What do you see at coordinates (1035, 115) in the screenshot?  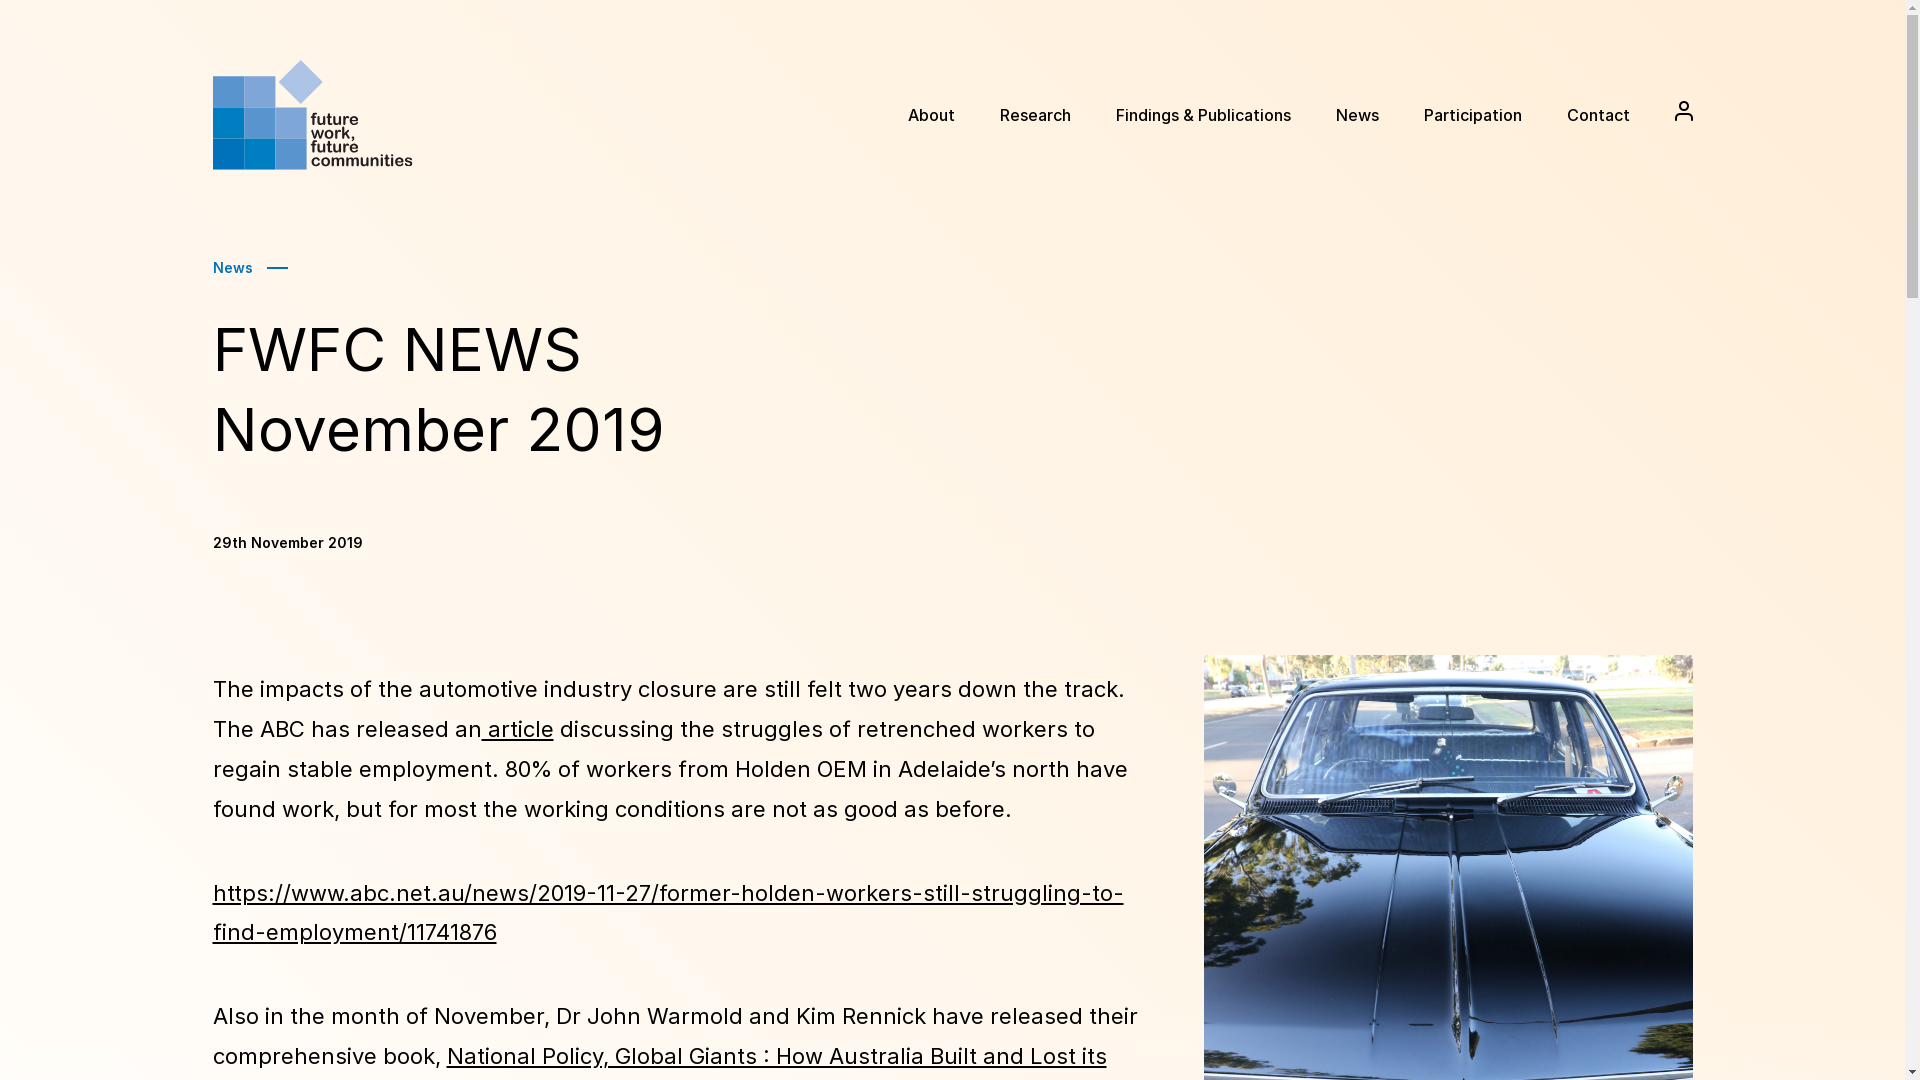 I see `'Research'` at bounding box center [1035, 115].